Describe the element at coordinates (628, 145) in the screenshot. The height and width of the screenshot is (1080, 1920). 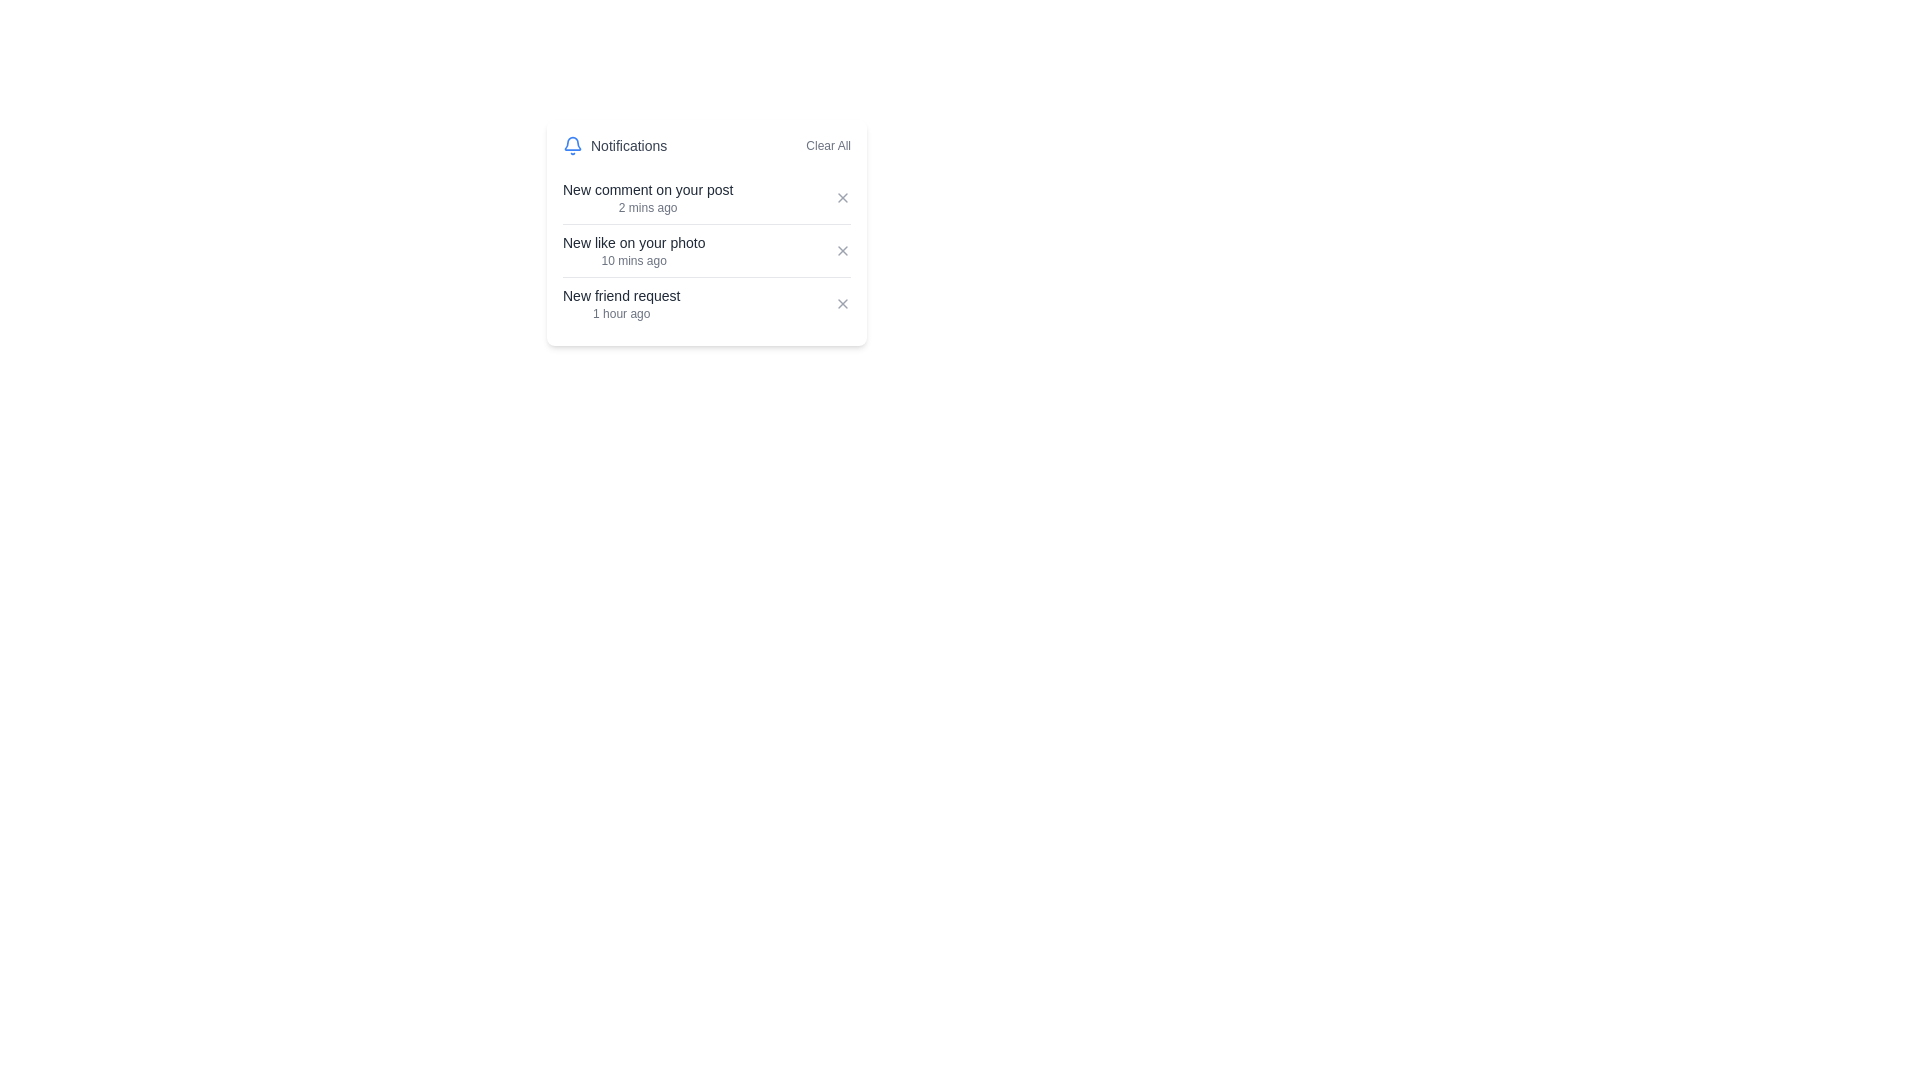
I see `the notifications section header label located centrally at the top of the notification dropdown panel, positioned to the right of a bell icon` at that location.